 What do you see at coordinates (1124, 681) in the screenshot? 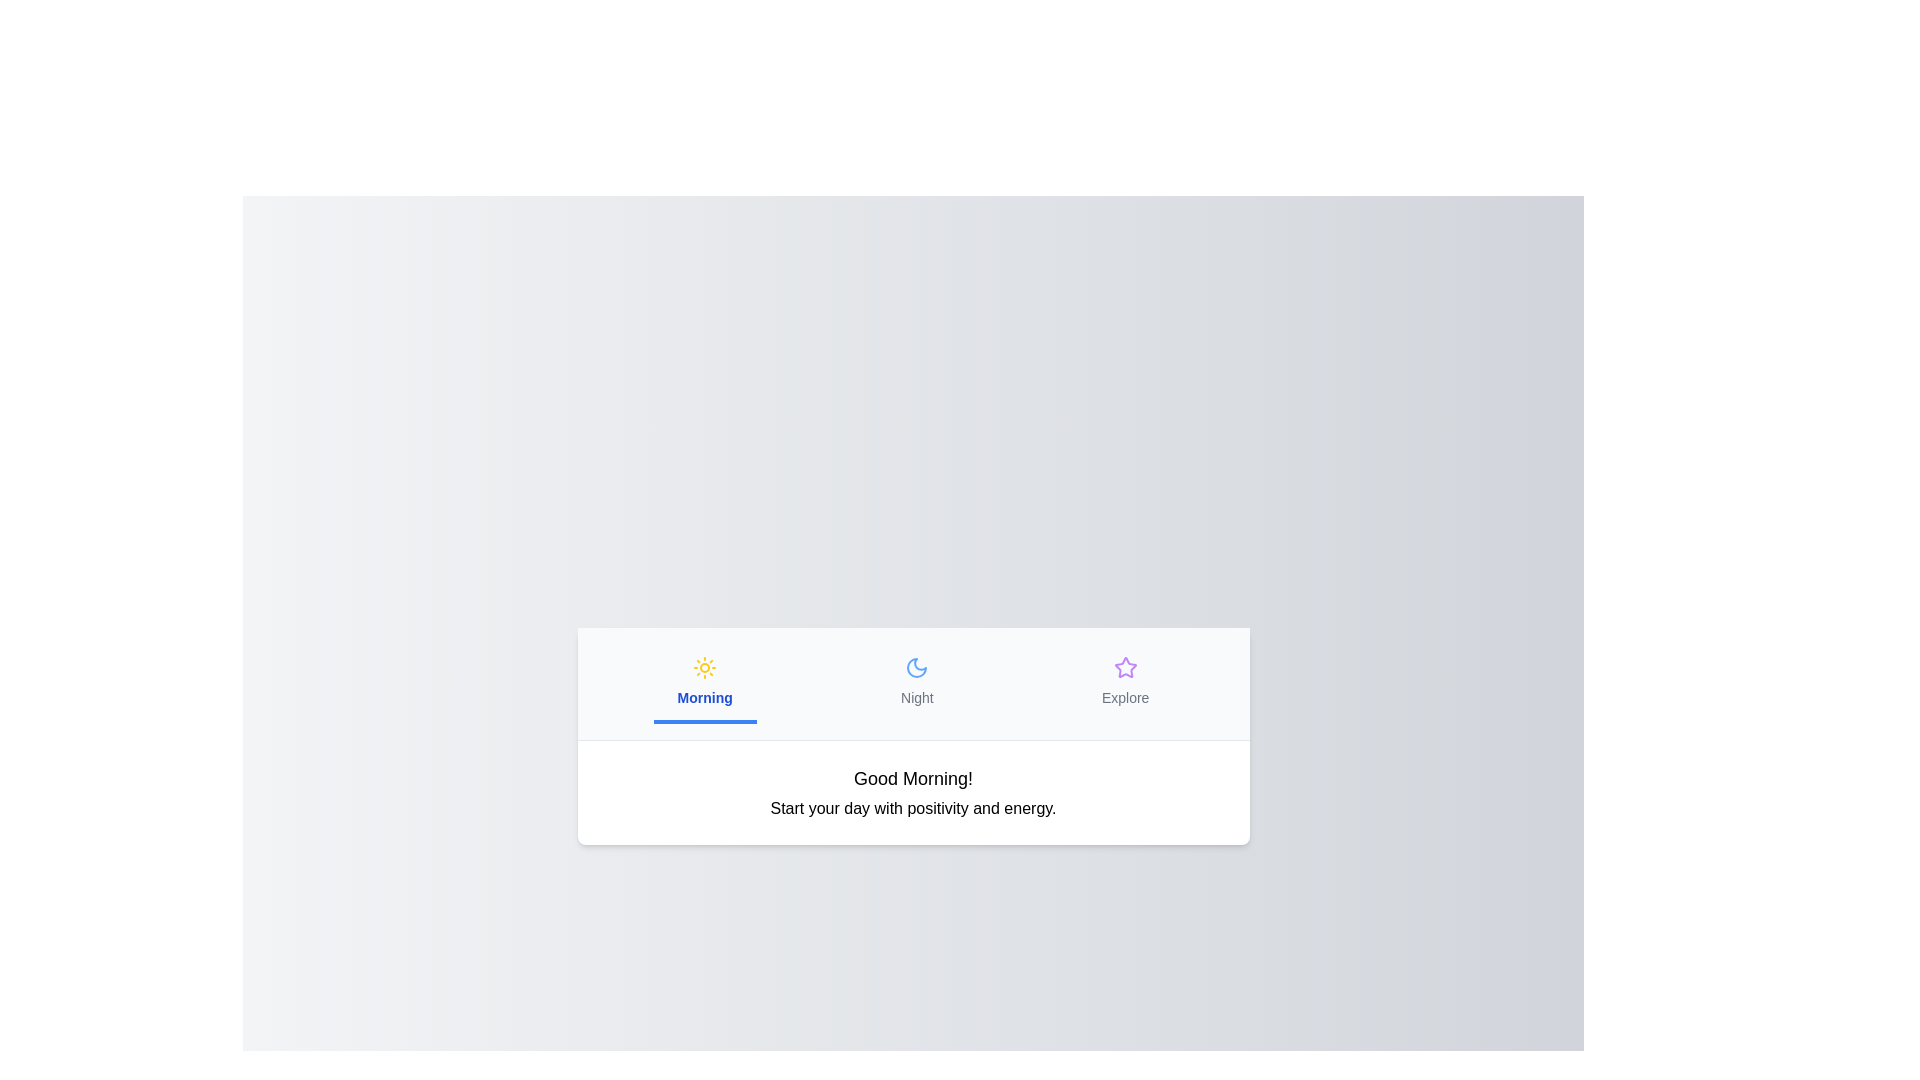
I see `the Explore tab by clicking on it` at bounding box center [1124, 681].